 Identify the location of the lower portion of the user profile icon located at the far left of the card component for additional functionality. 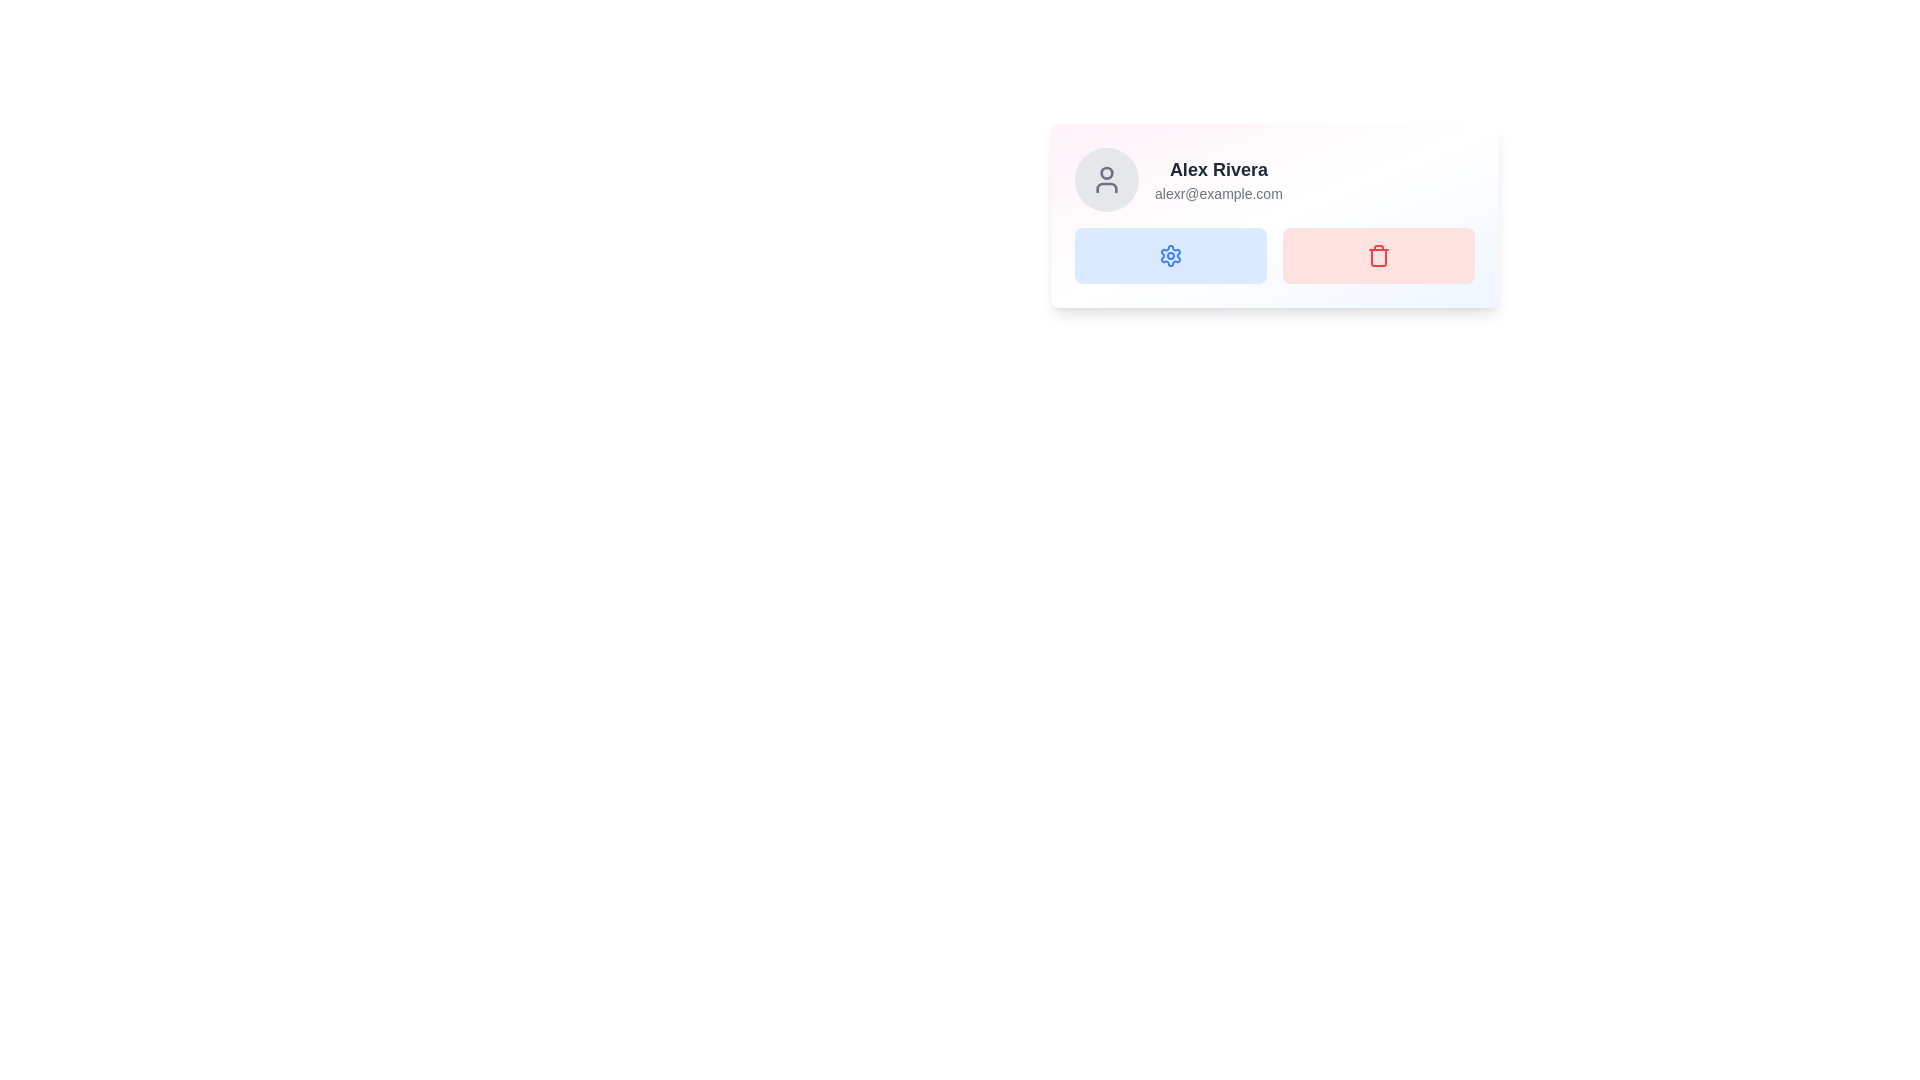
(1106, 188).